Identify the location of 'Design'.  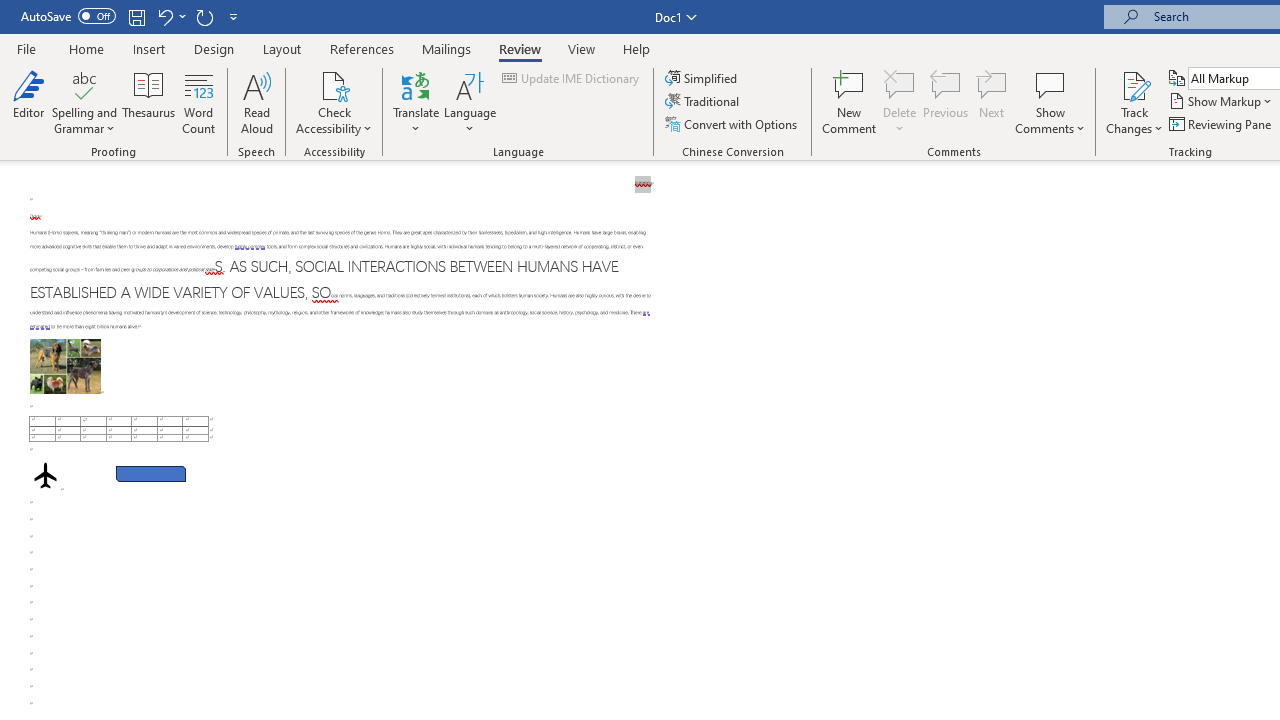
(214, 48).